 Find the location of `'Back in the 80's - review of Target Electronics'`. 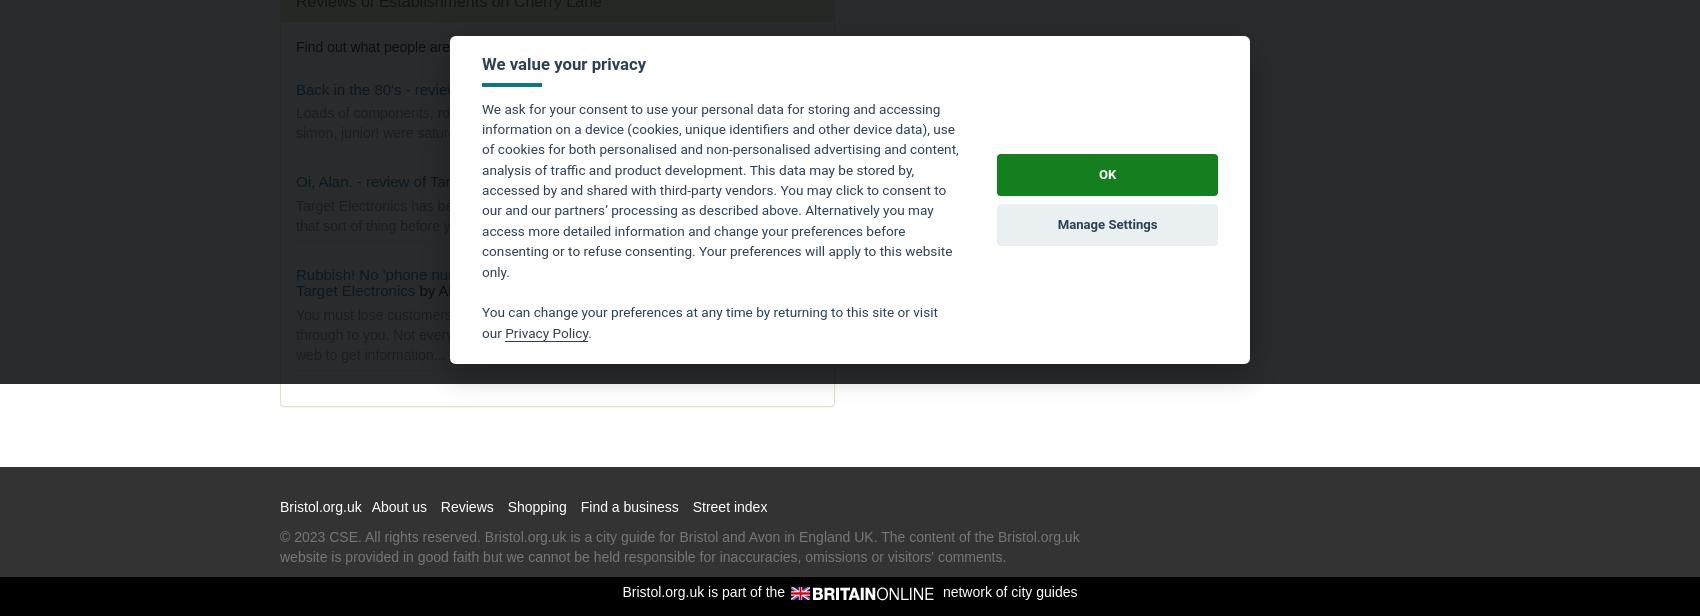

'Back in the 80's - review of Target Electronics' is located at coordinates (446, 88).